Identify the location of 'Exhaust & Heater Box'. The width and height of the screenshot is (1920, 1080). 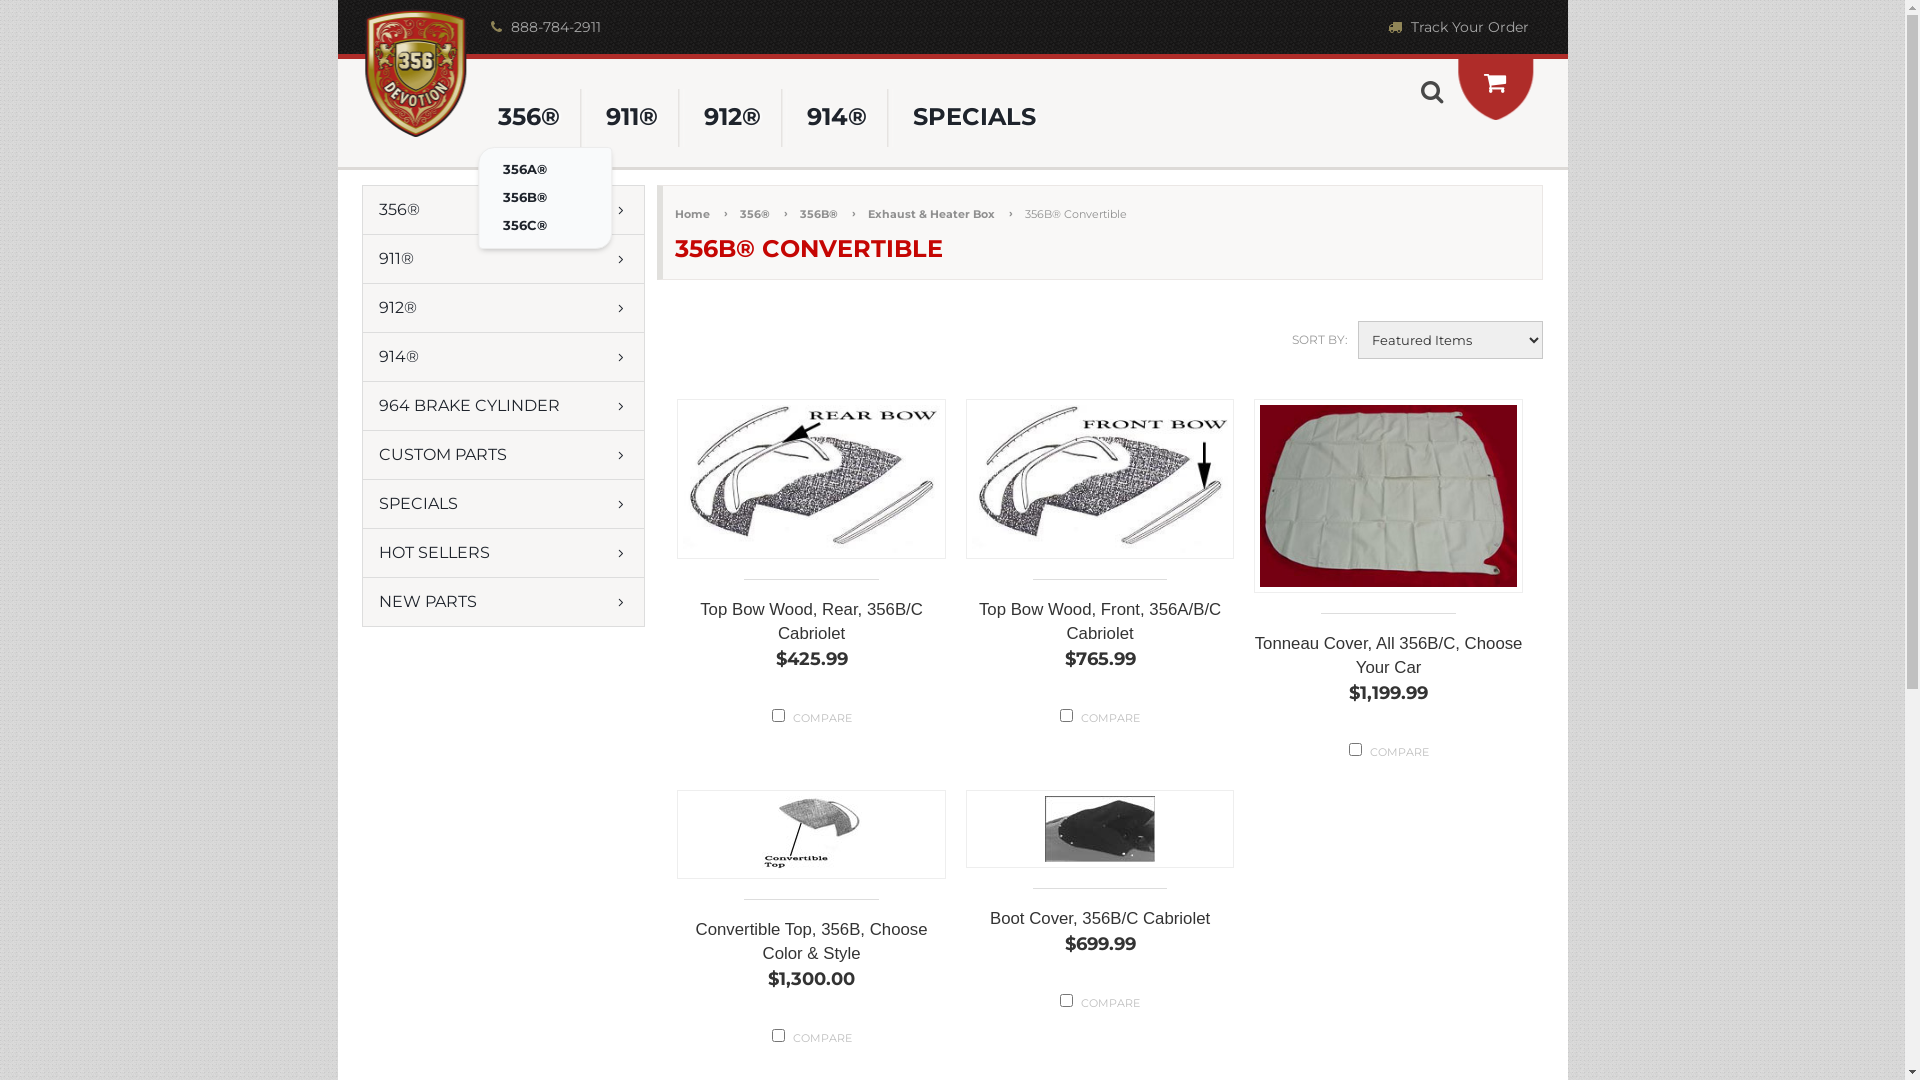
(868, 214).